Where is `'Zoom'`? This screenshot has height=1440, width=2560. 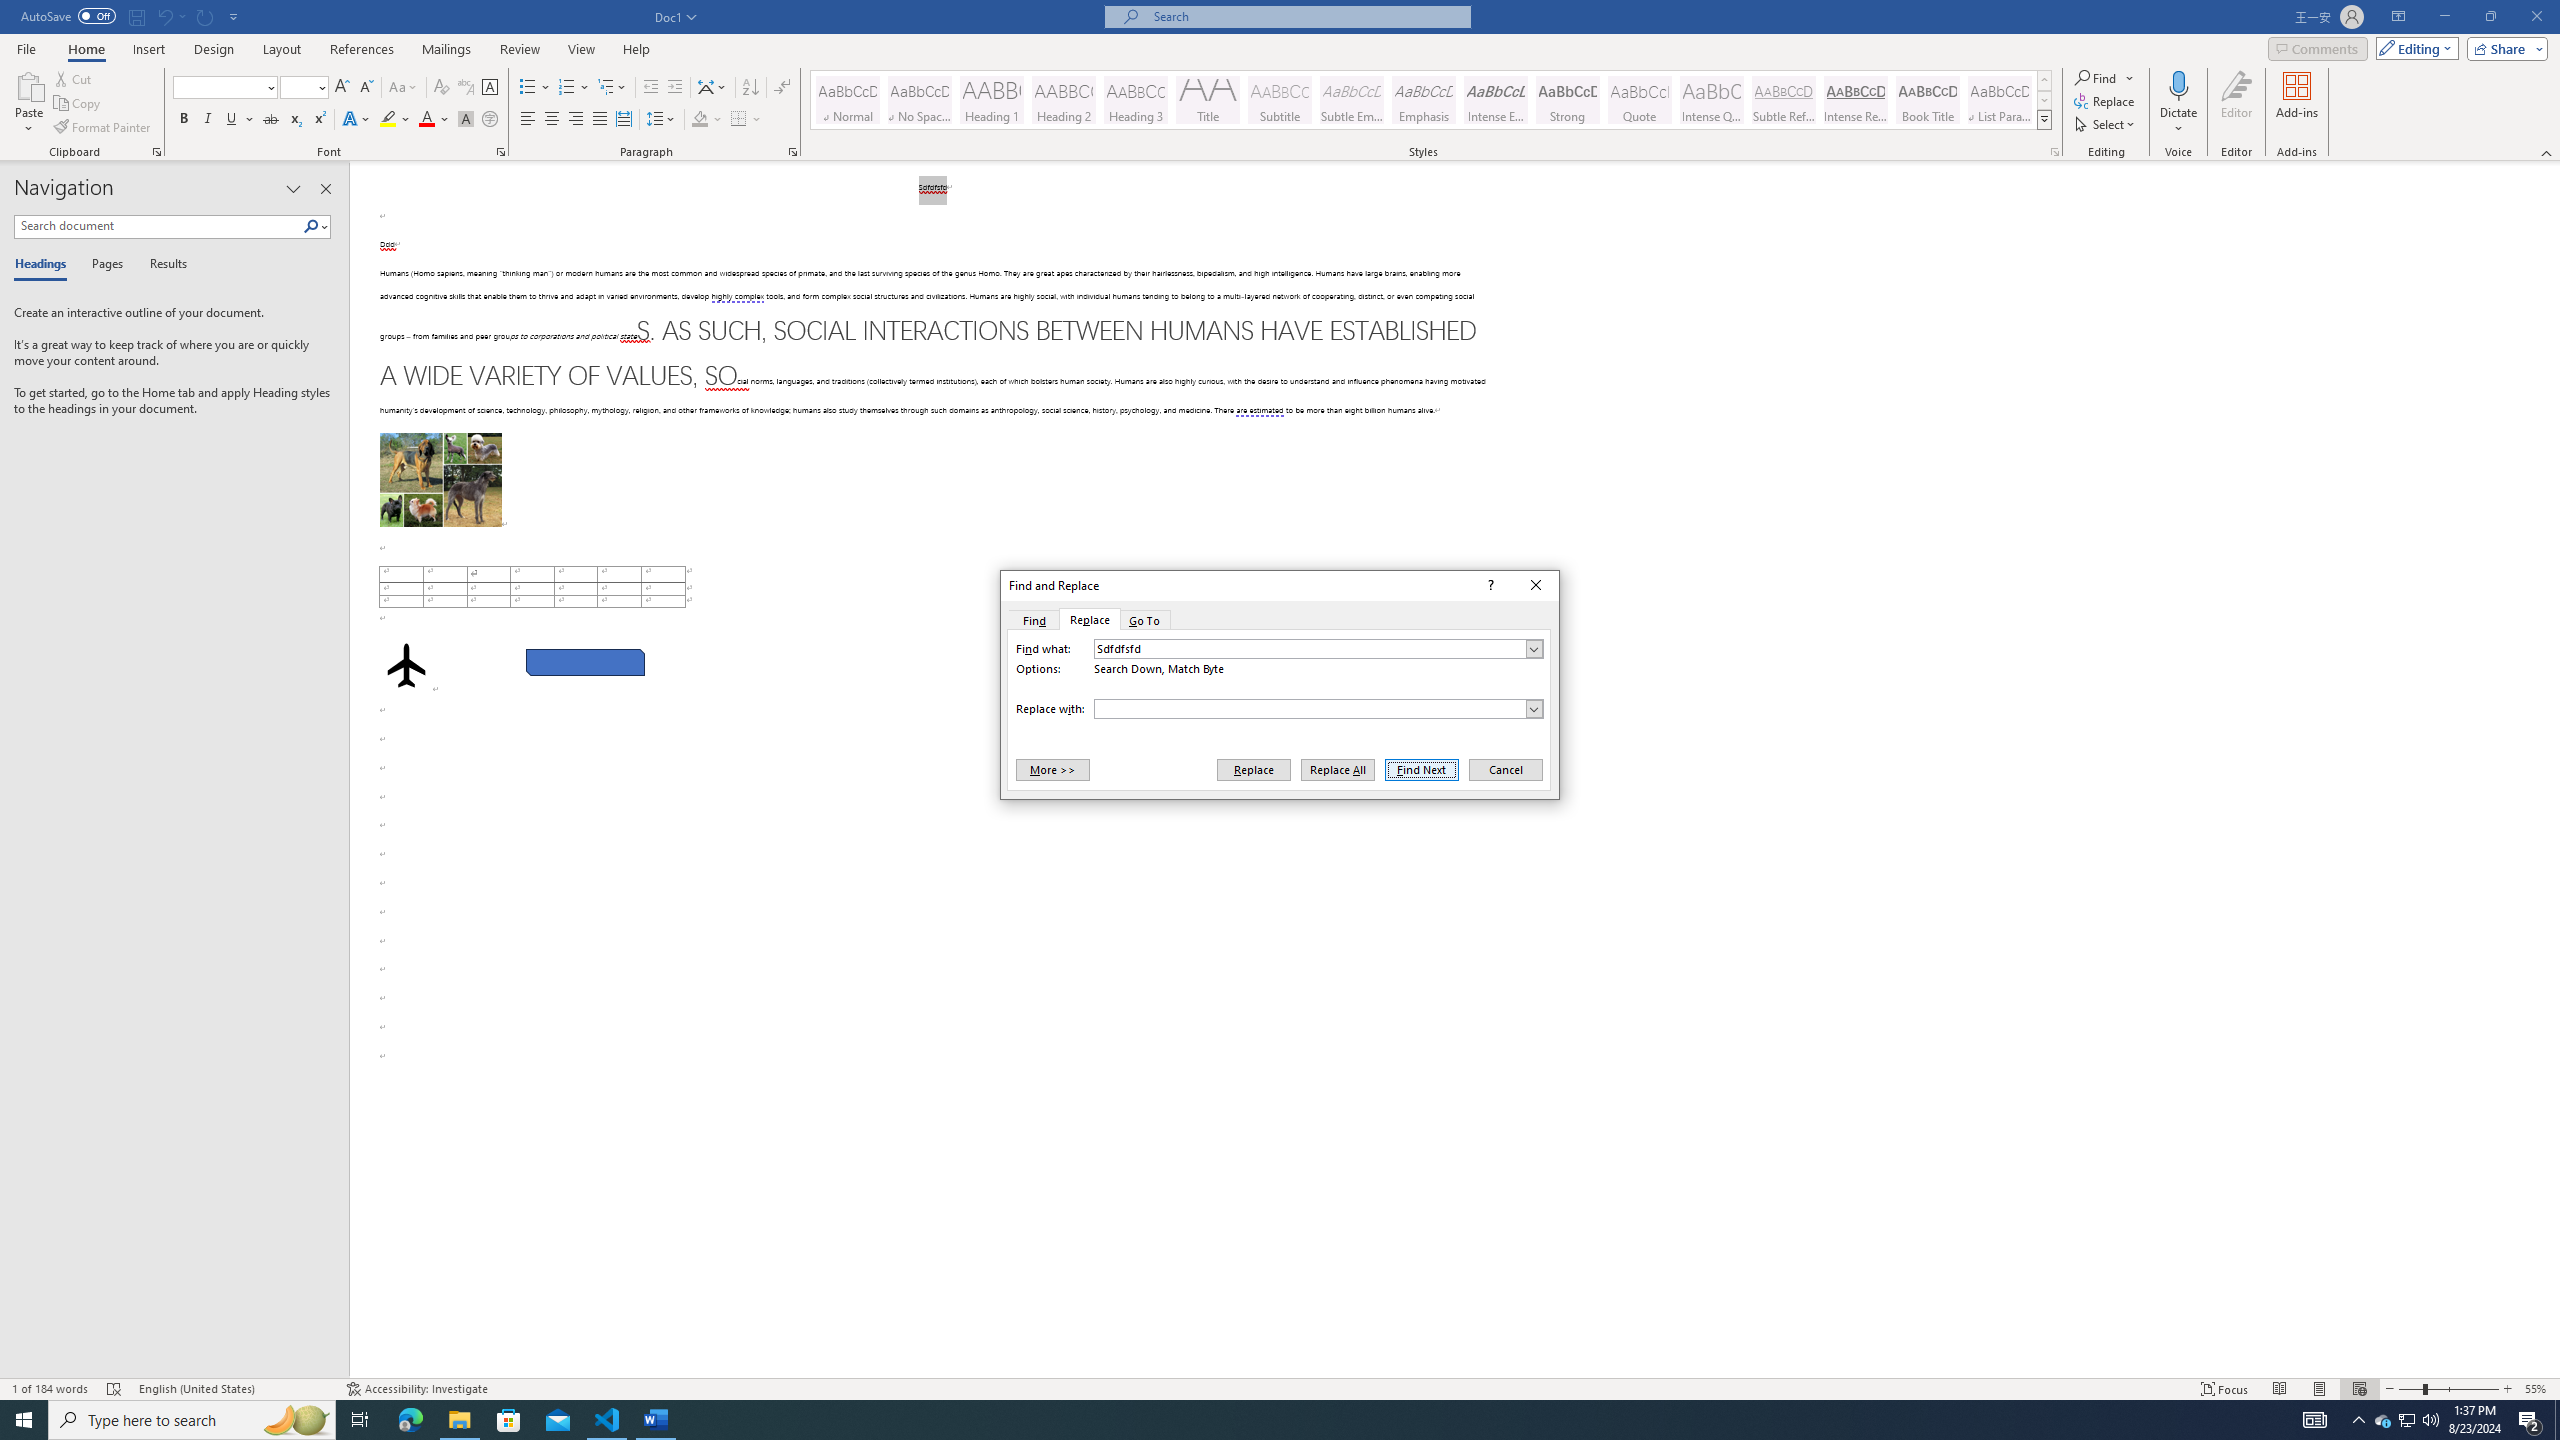 'Zoom' is located at coordinates (2447, 1389).